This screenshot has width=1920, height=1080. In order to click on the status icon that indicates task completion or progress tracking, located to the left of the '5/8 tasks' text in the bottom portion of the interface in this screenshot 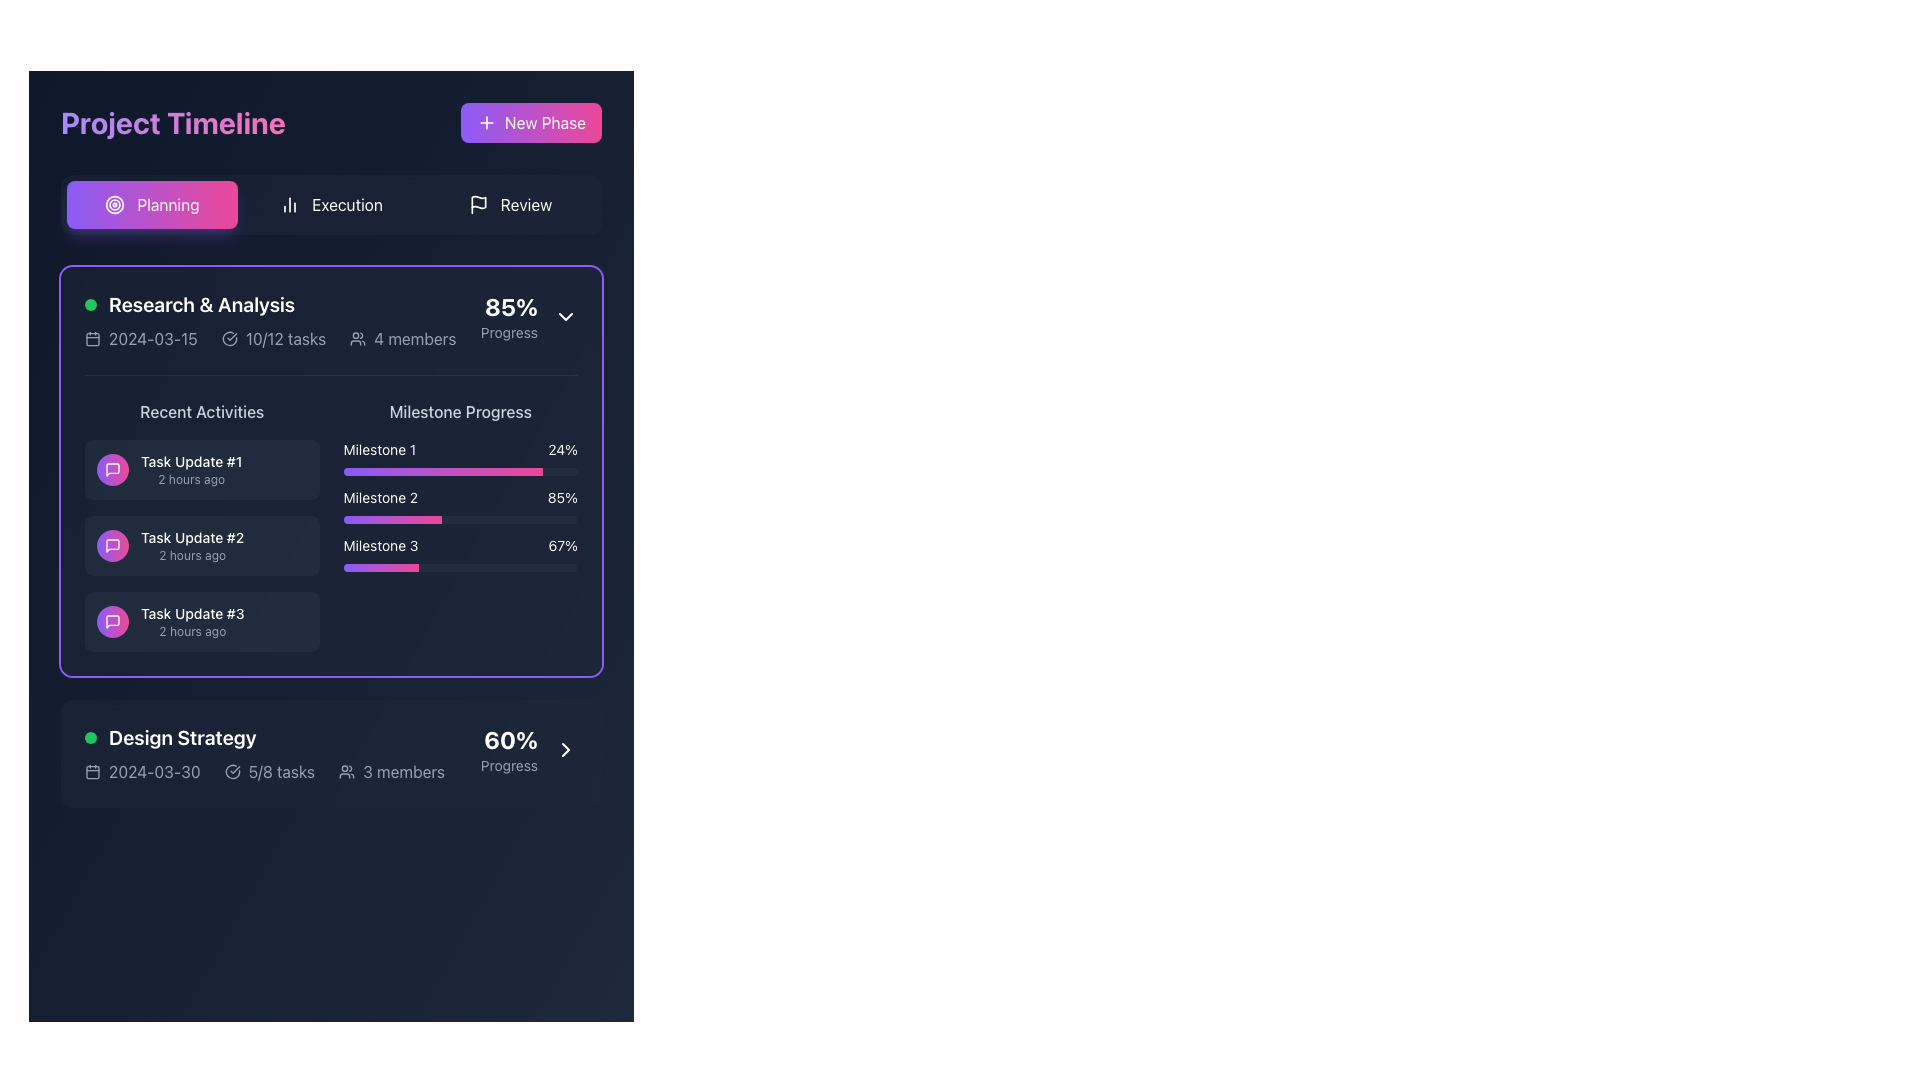, I will do `click(232, 770)`.